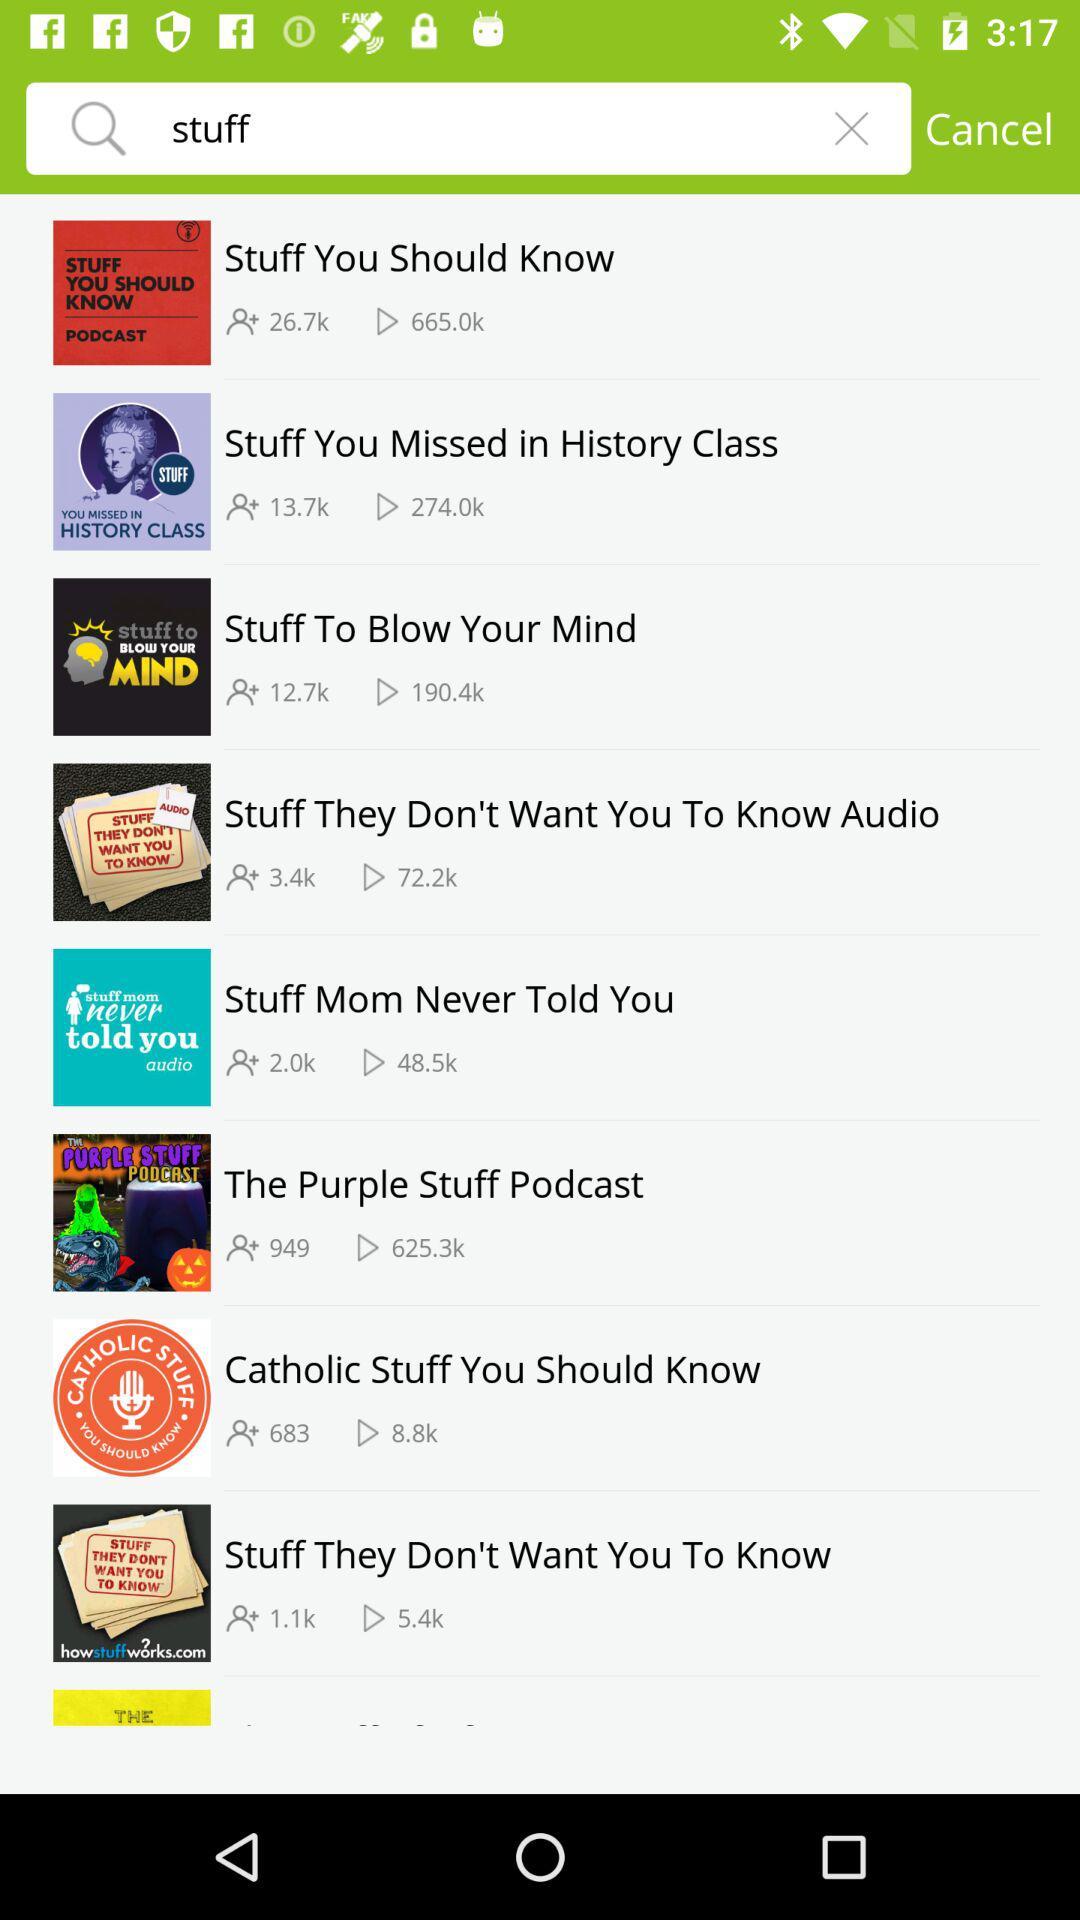  Describe the element at coordinates (289, 1246) in the screenshot. I see `the 949 icon` at that location.